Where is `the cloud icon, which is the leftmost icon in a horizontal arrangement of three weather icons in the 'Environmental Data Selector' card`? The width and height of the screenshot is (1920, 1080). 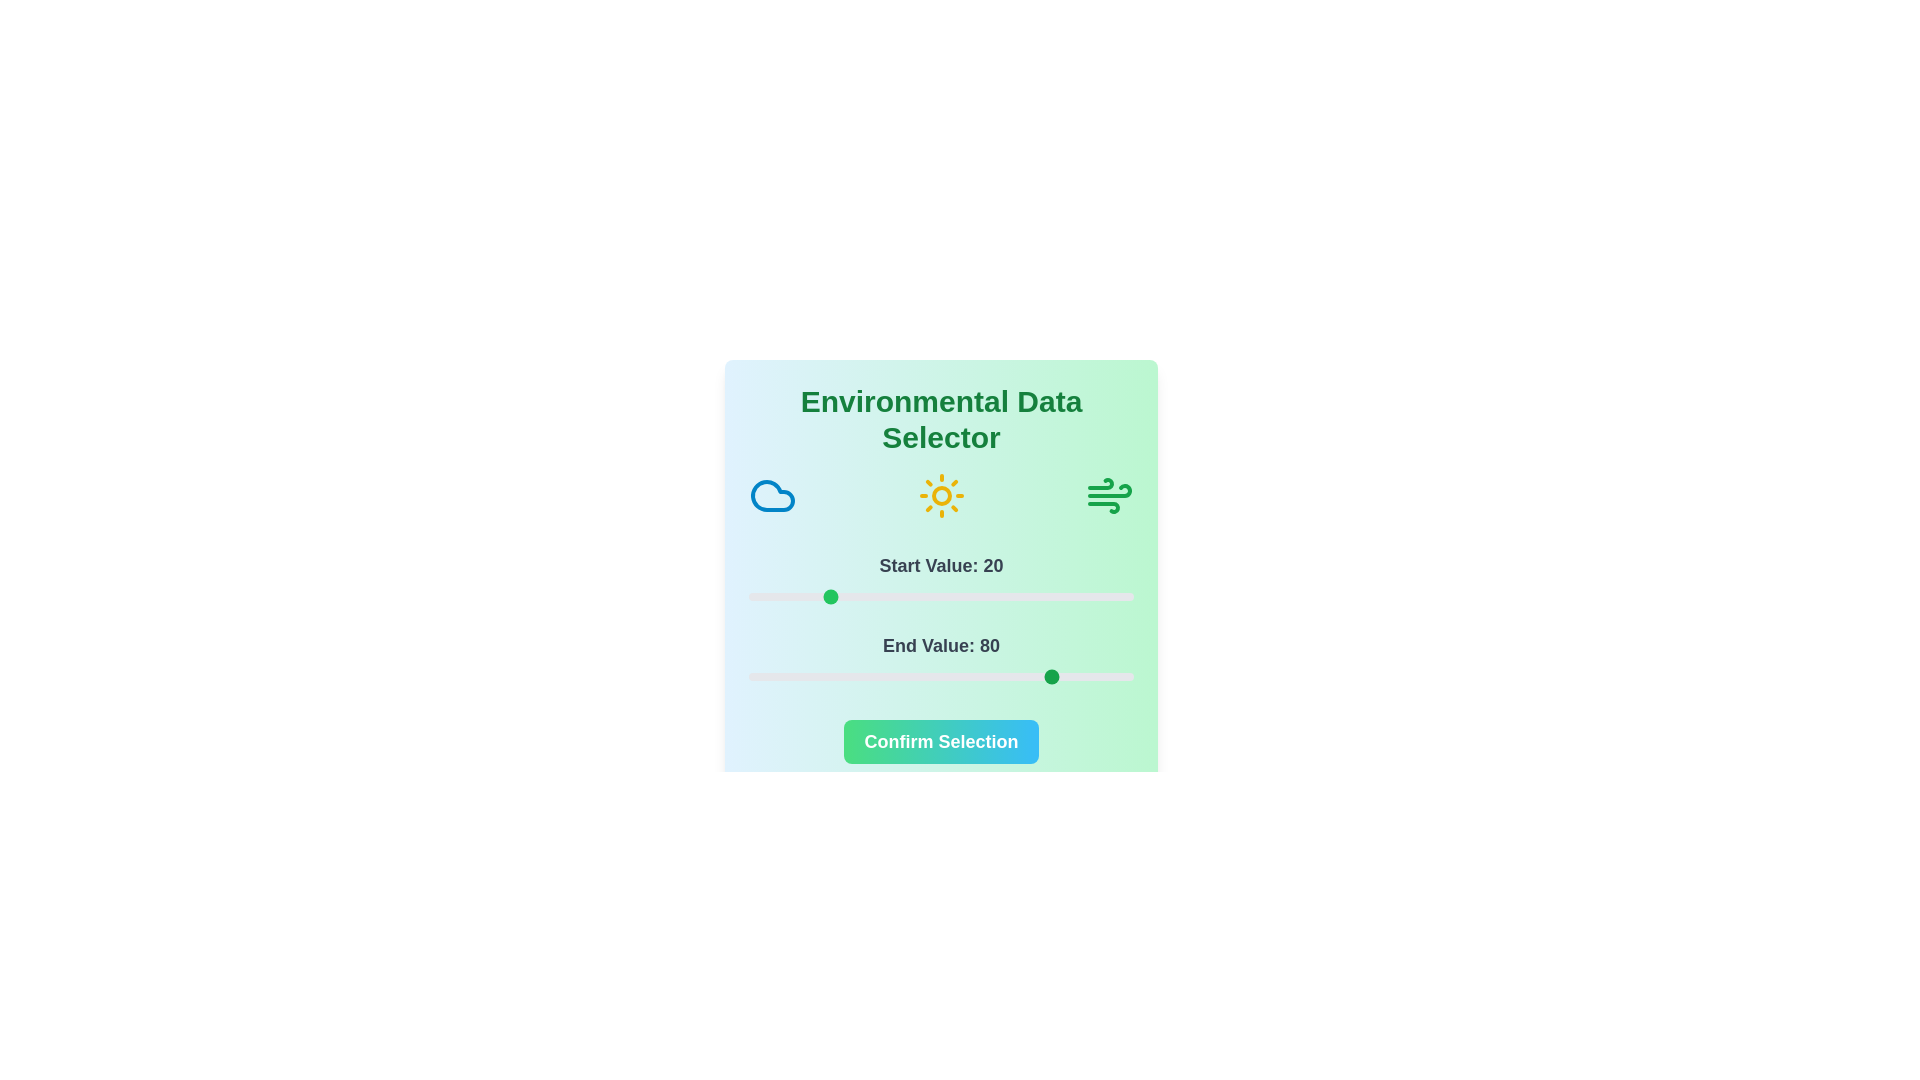
the cloud icon, which is the leftmost icon in a horizontal arrangement of three weather icons in the 'Environmental Data Selector' card is located at coordinates (771, 495).